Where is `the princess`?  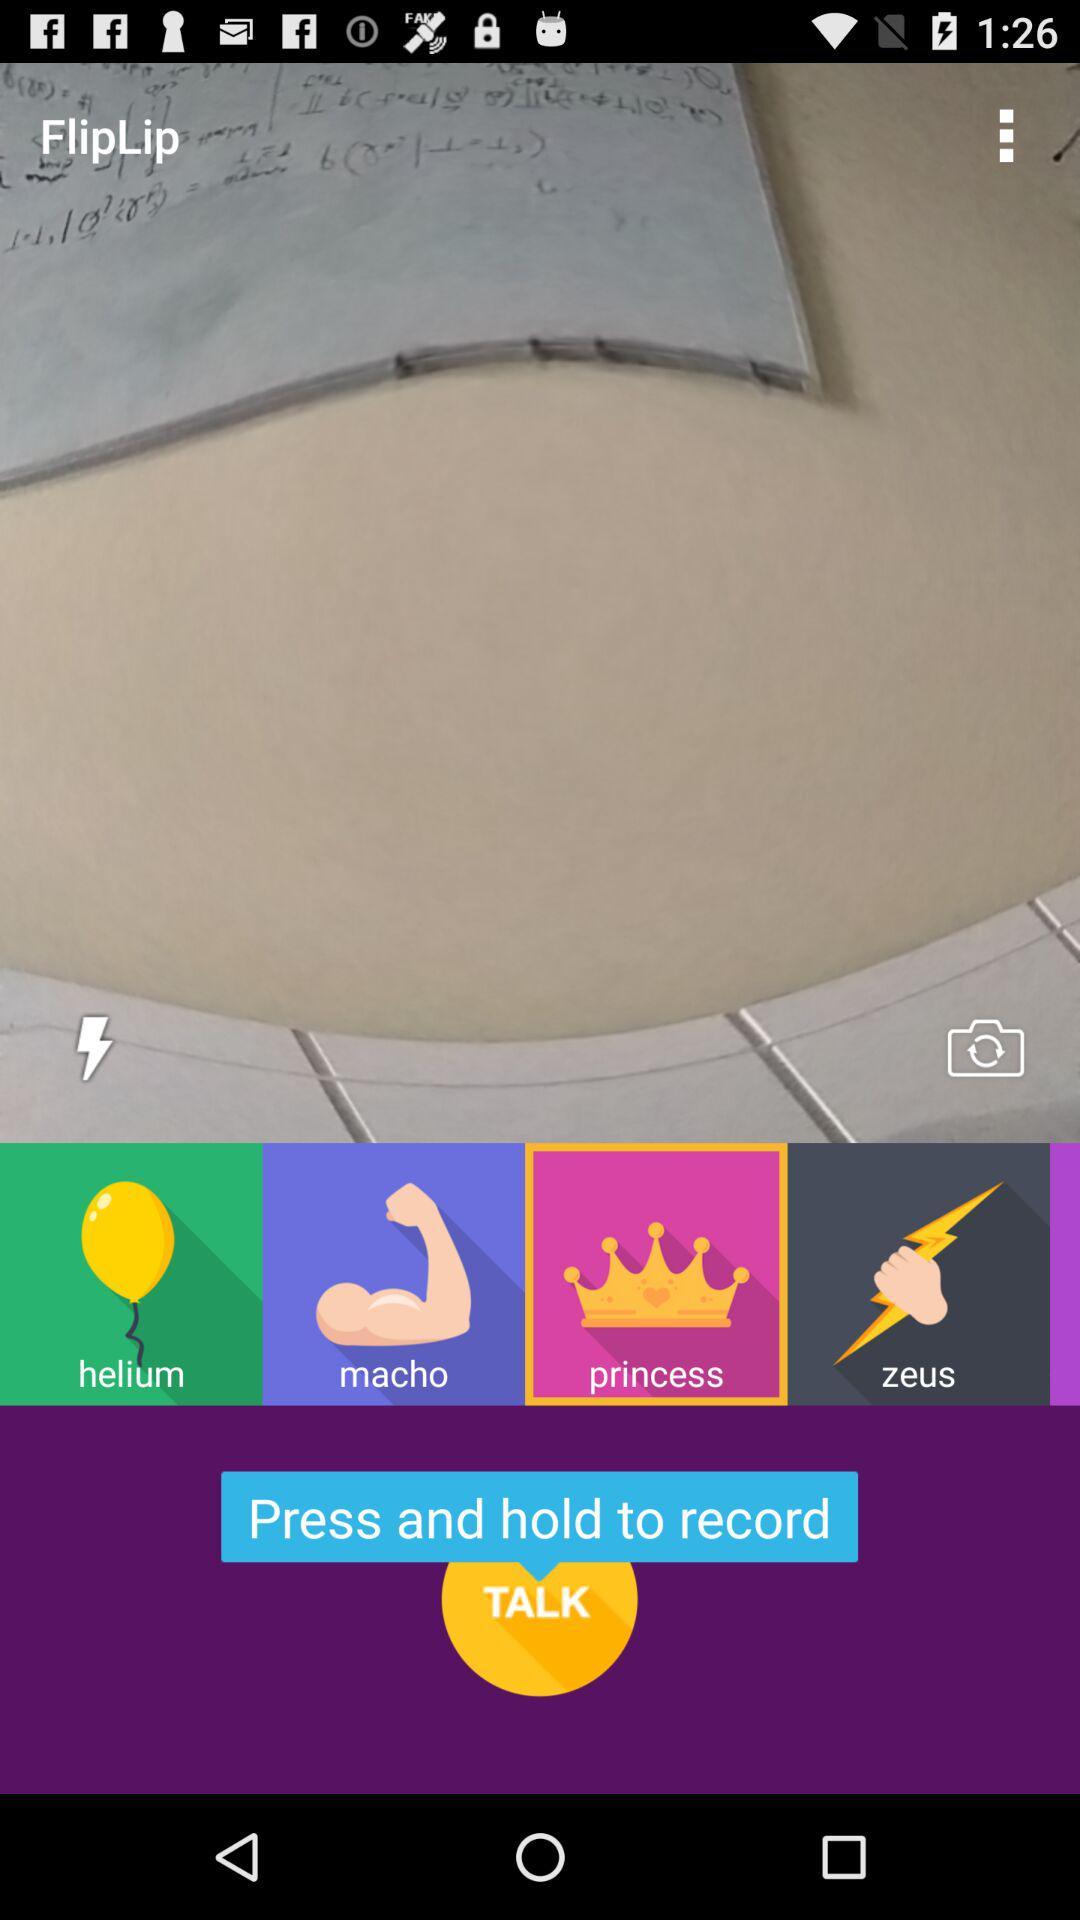 the princess is located at coordinates (656, 1273).